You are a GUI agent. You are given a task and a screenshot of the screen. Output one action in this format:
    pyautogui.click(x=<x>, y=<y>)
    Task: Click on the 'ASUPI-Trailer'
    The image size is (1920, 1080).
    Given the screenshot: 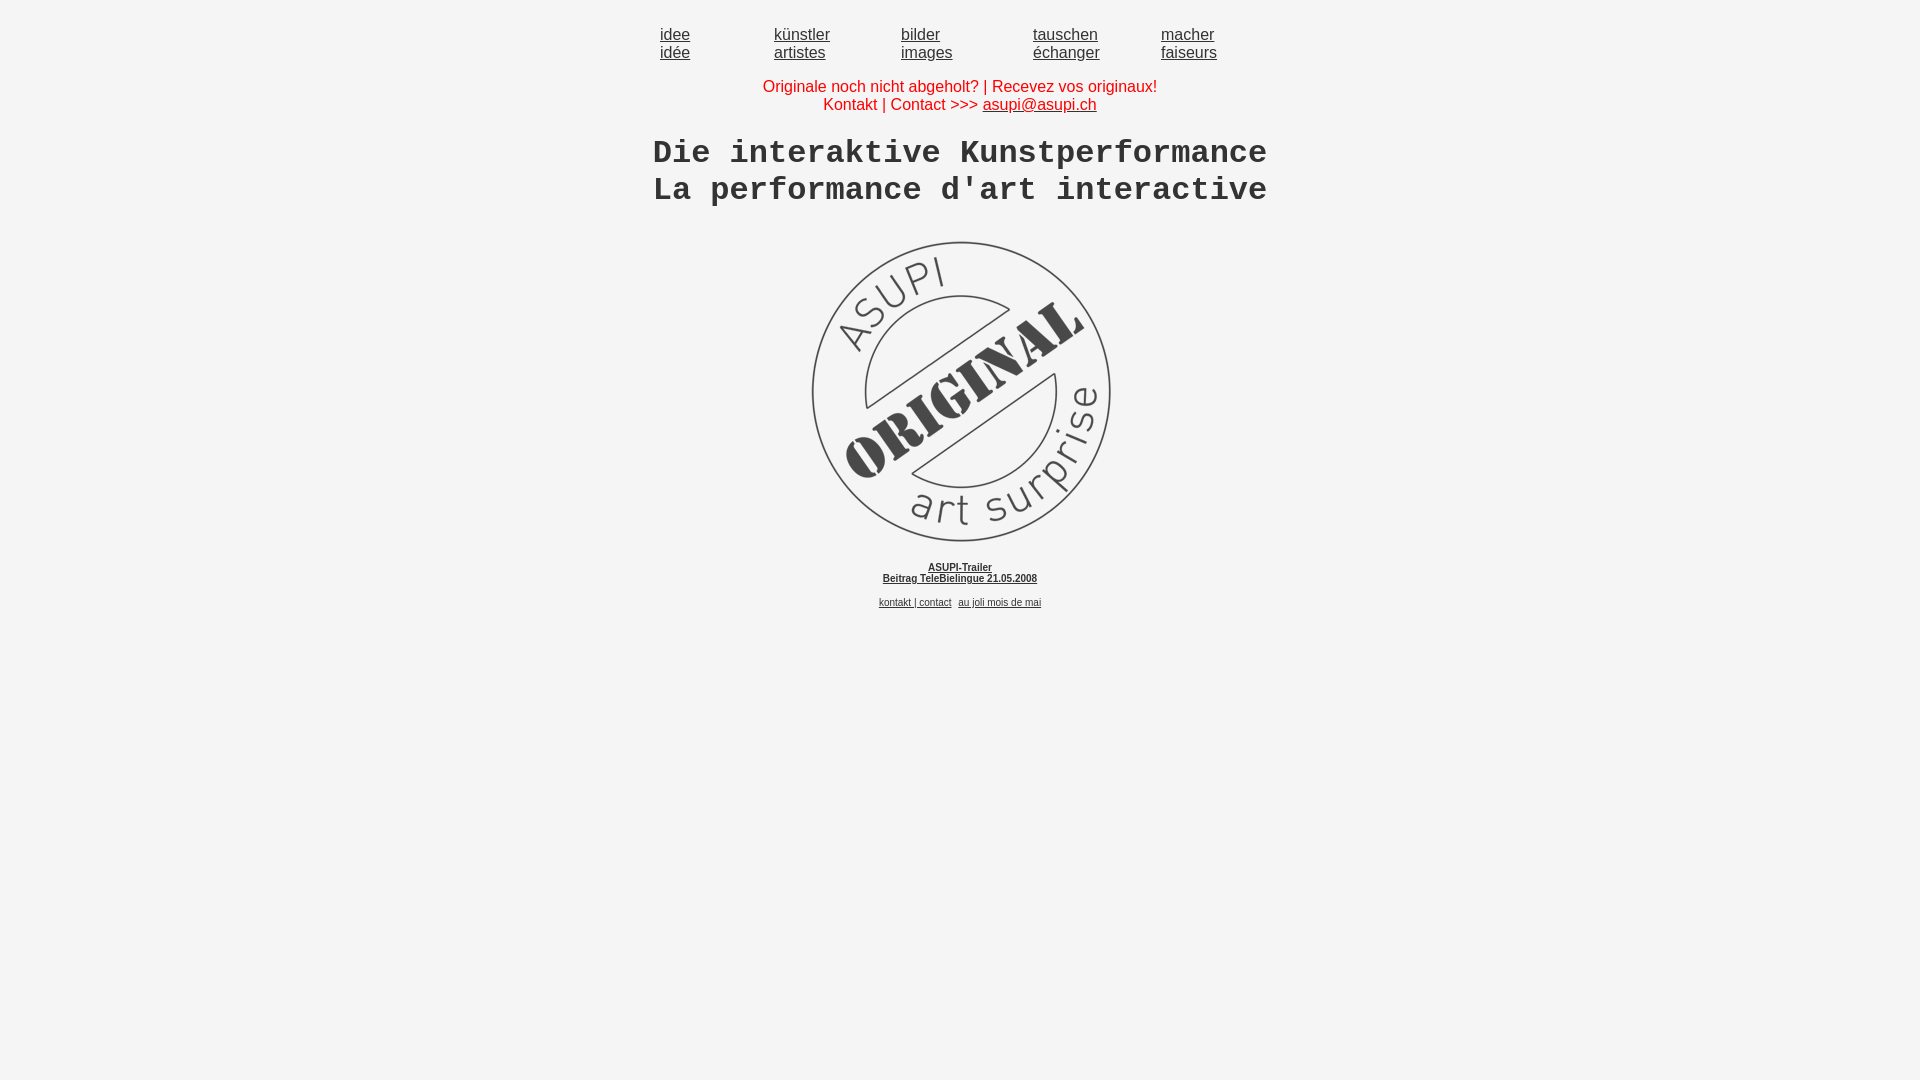 What is the action you would take?
    pyautogui.click(x=926, y=567)
    